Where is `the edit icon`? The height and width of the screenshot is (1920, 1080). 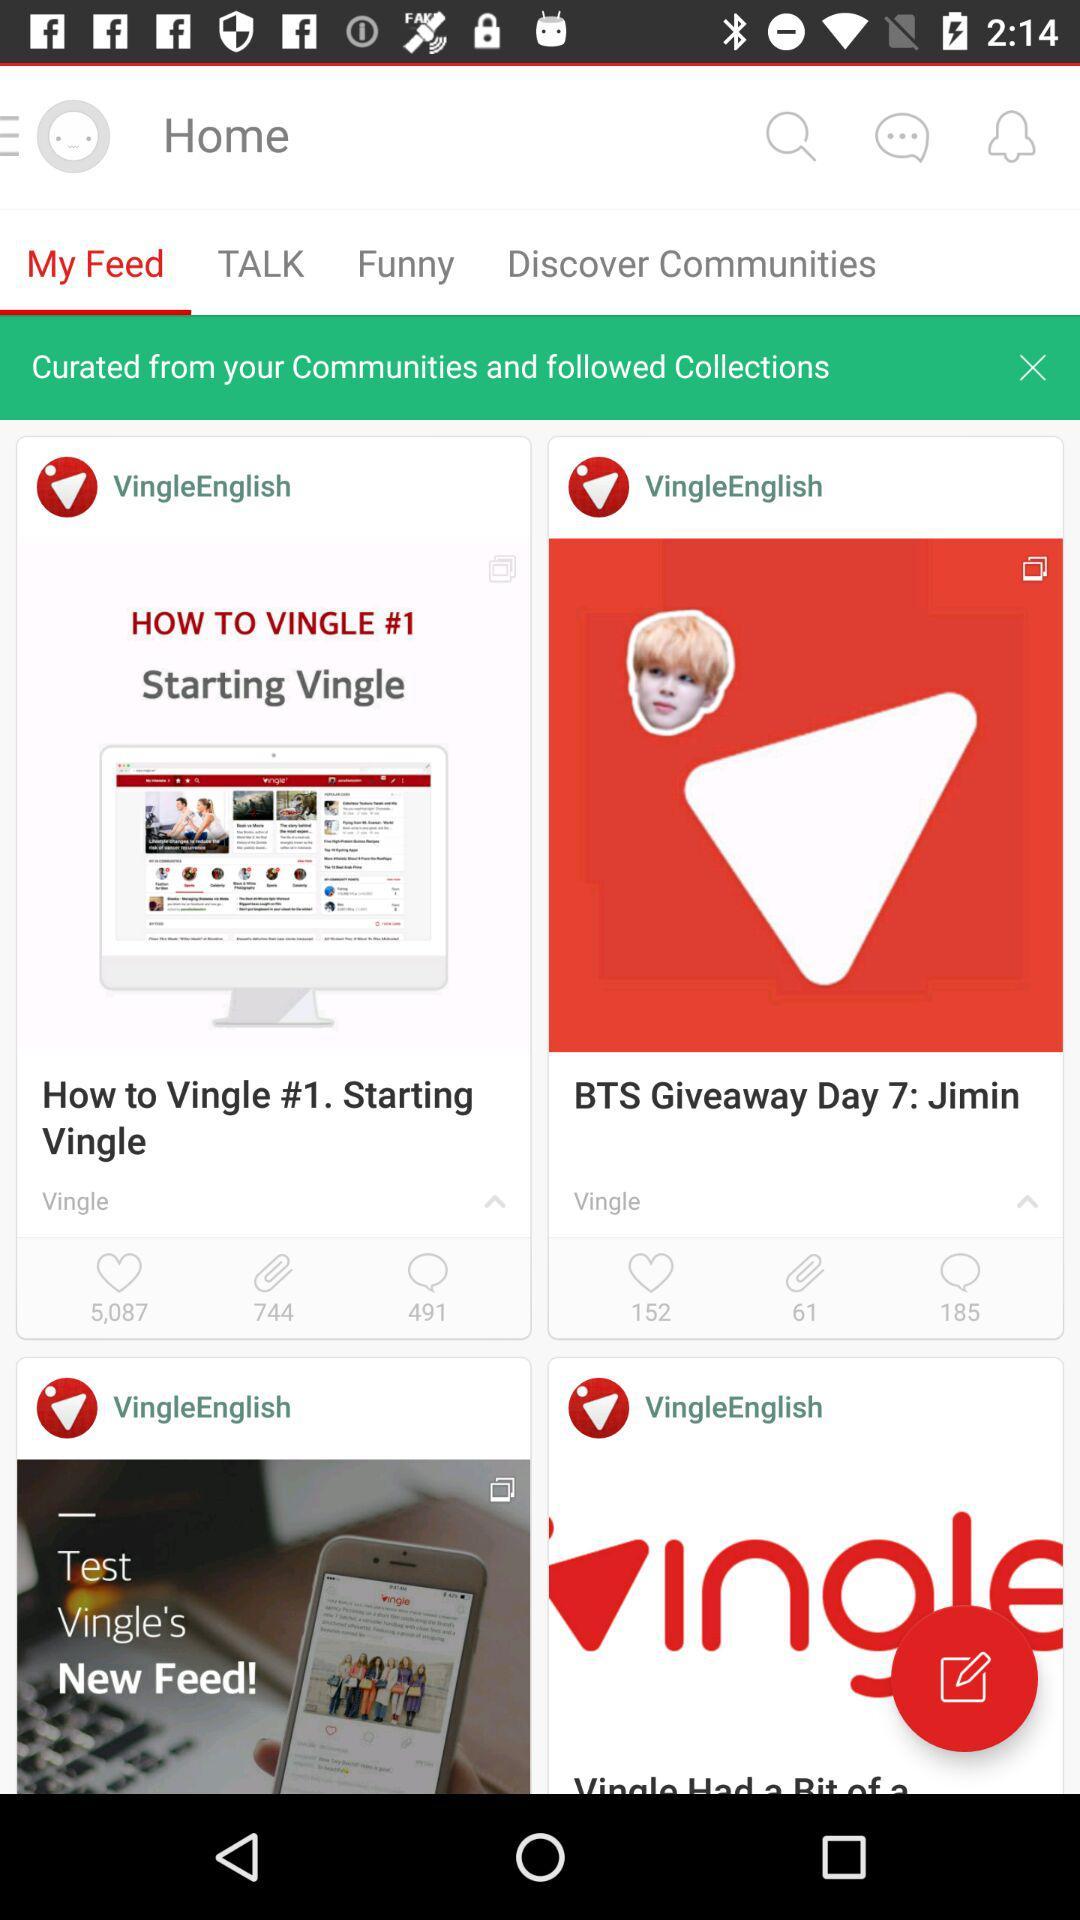 the edit icon is located at coordinates (963, 1678).